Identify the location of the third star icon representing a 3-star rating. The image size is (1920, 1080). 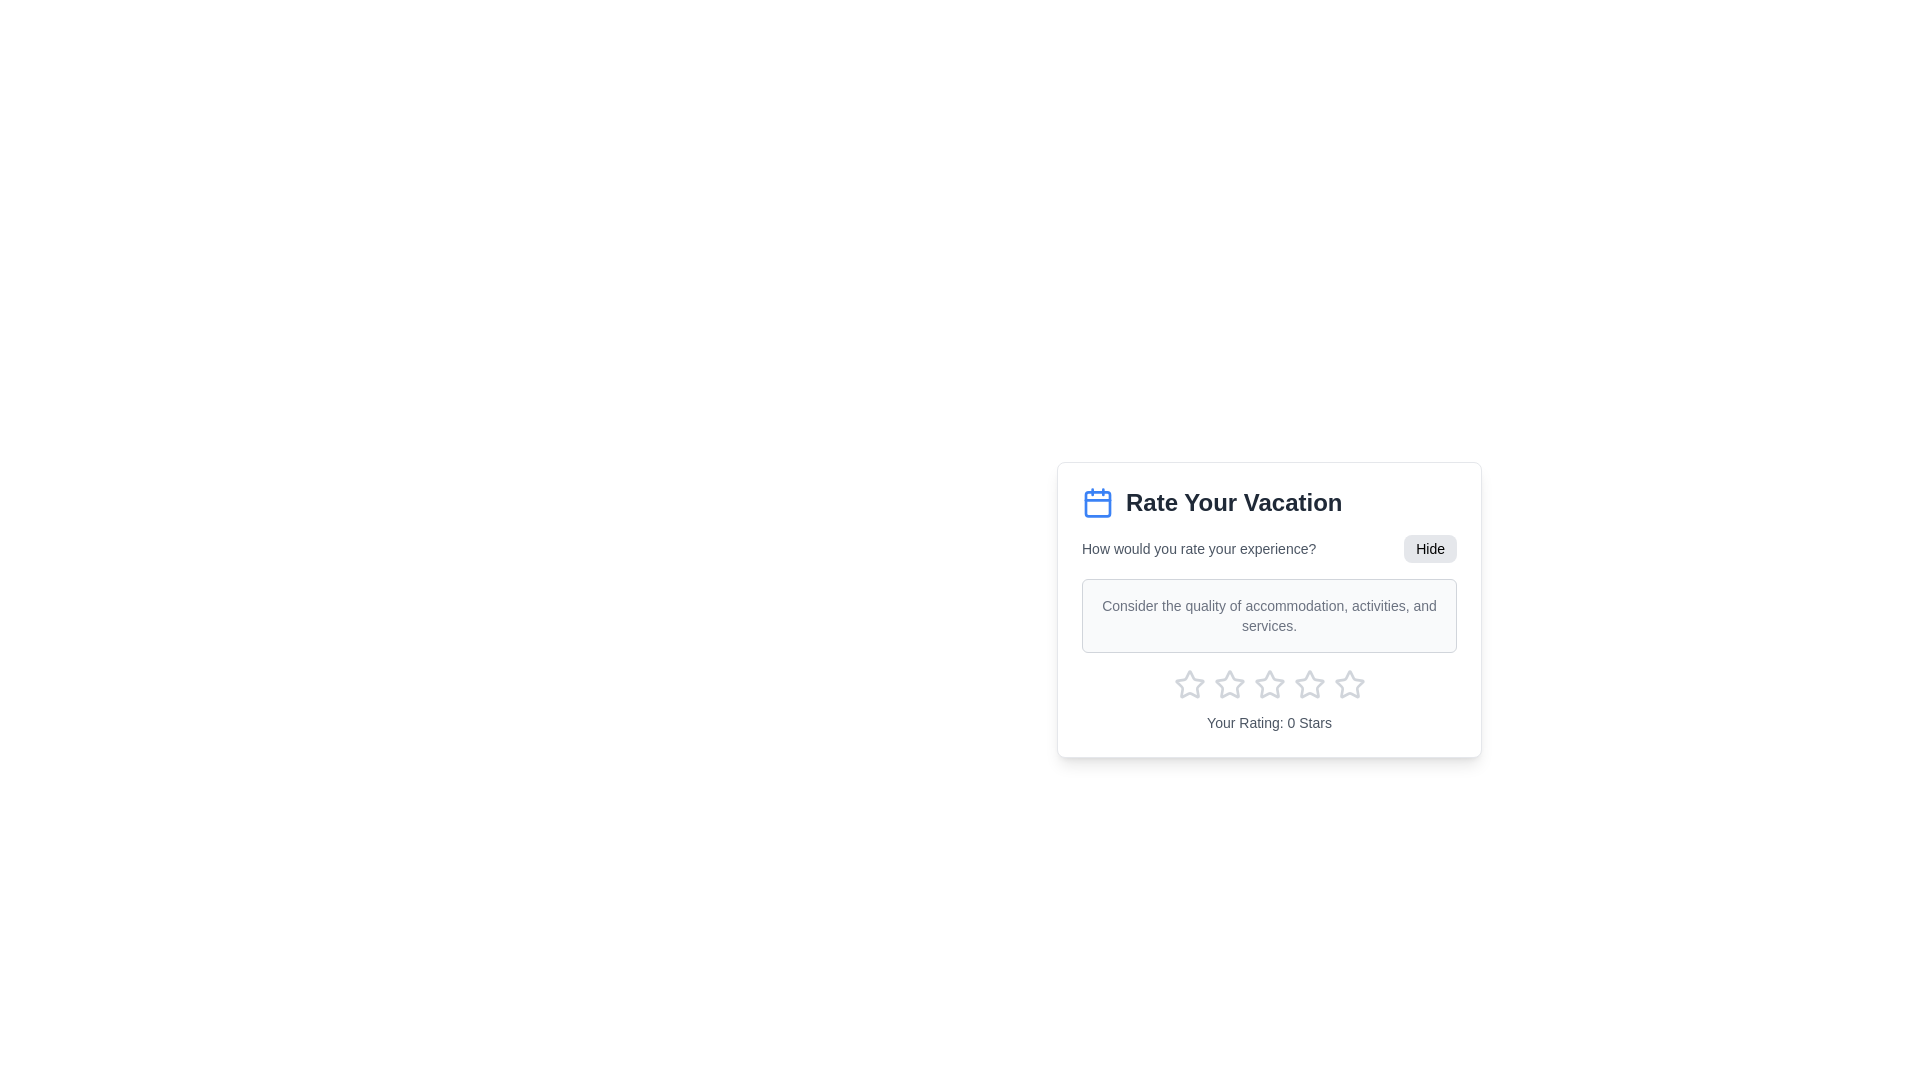
(1228, 684).